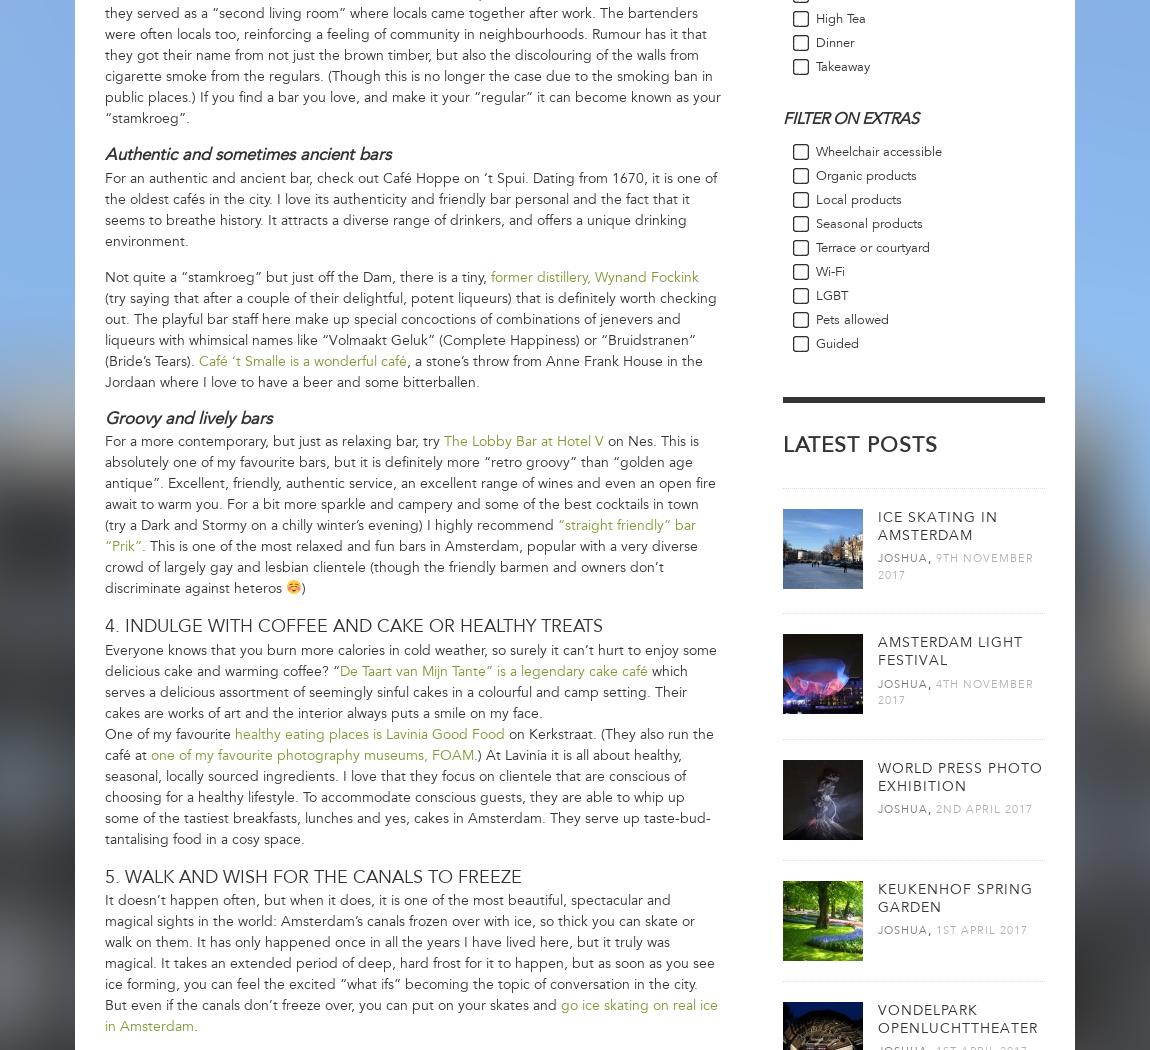 This screenshot has height=1050, width=1150. I want to click on '4. Indulge with coffee and cake or healthy treats', so click(353, 626).